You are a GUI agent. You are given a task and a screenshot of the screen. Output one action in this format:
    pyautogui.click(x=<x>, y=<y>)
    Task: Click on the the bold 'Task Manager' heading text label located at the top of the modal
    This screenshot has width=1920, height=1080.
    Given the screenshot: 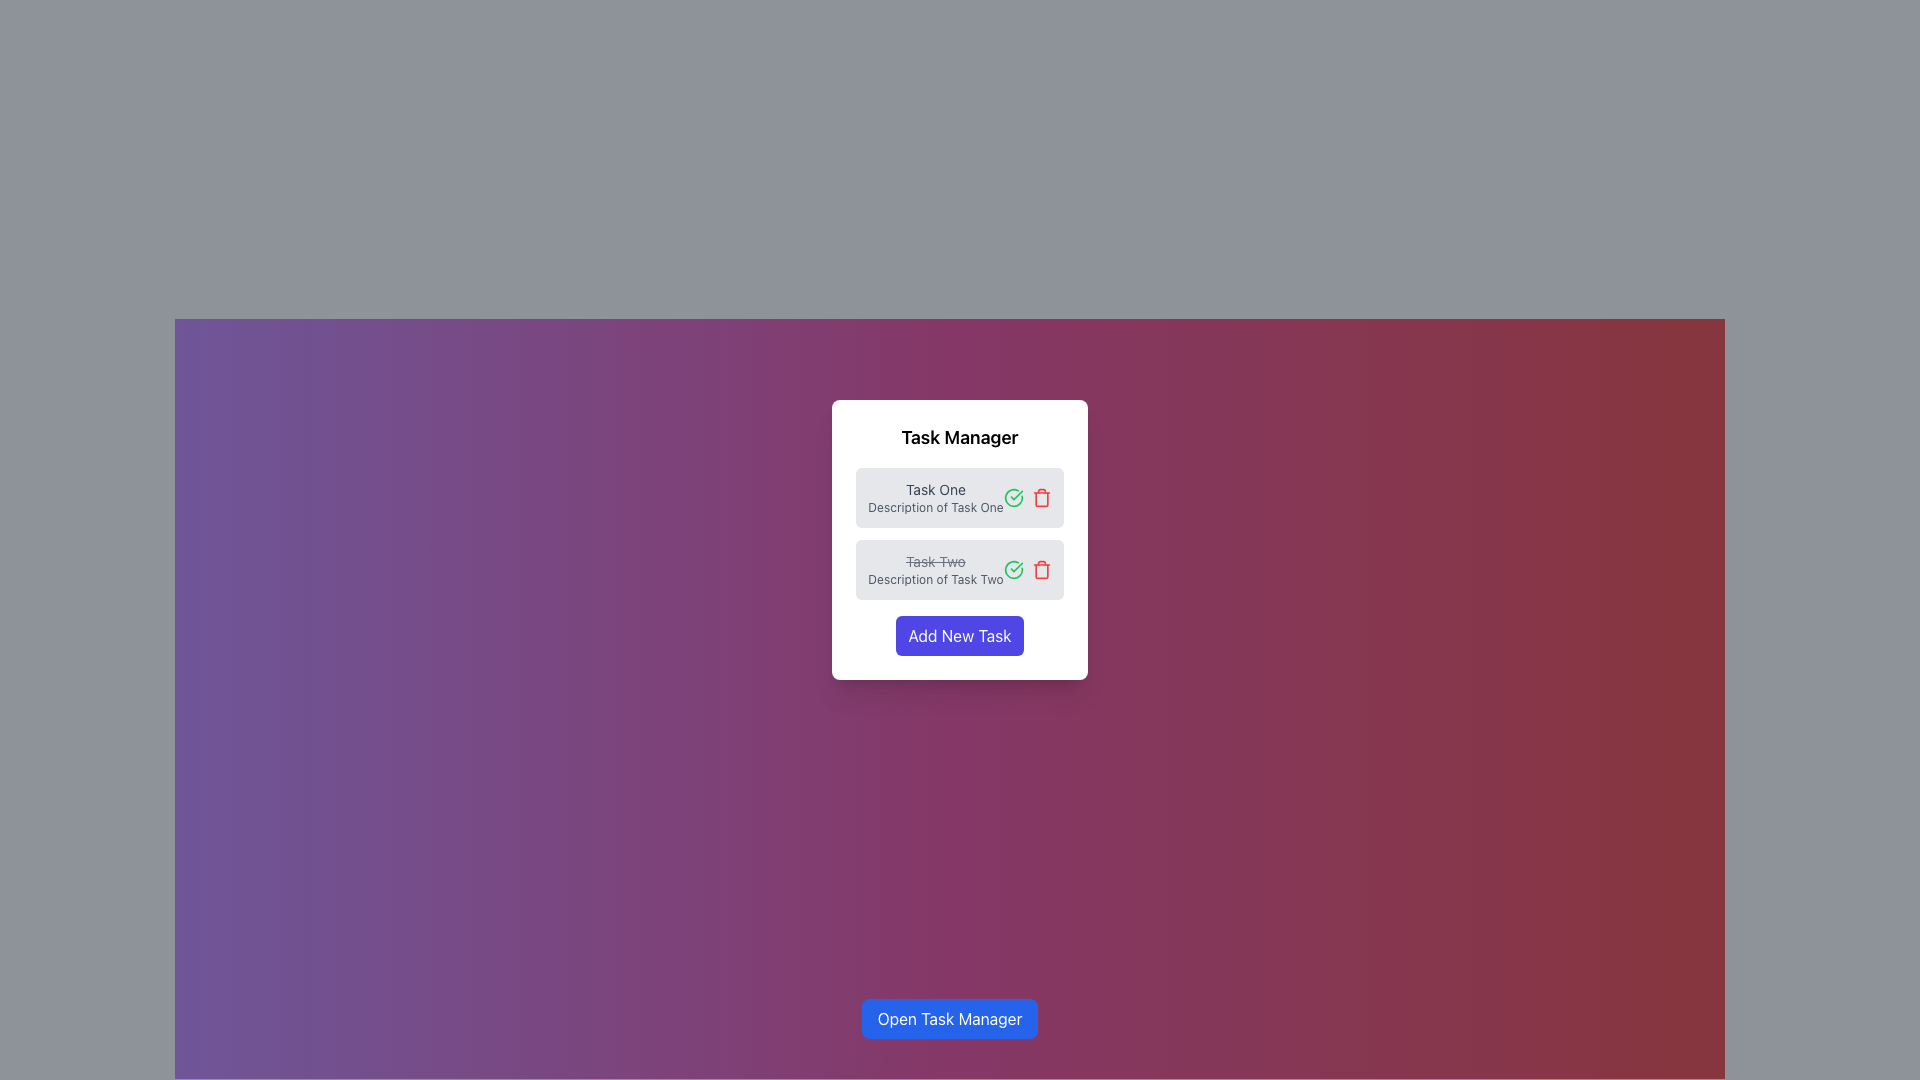 What is the action you would take?
    pyautogui.click(x=960, y=437)
    